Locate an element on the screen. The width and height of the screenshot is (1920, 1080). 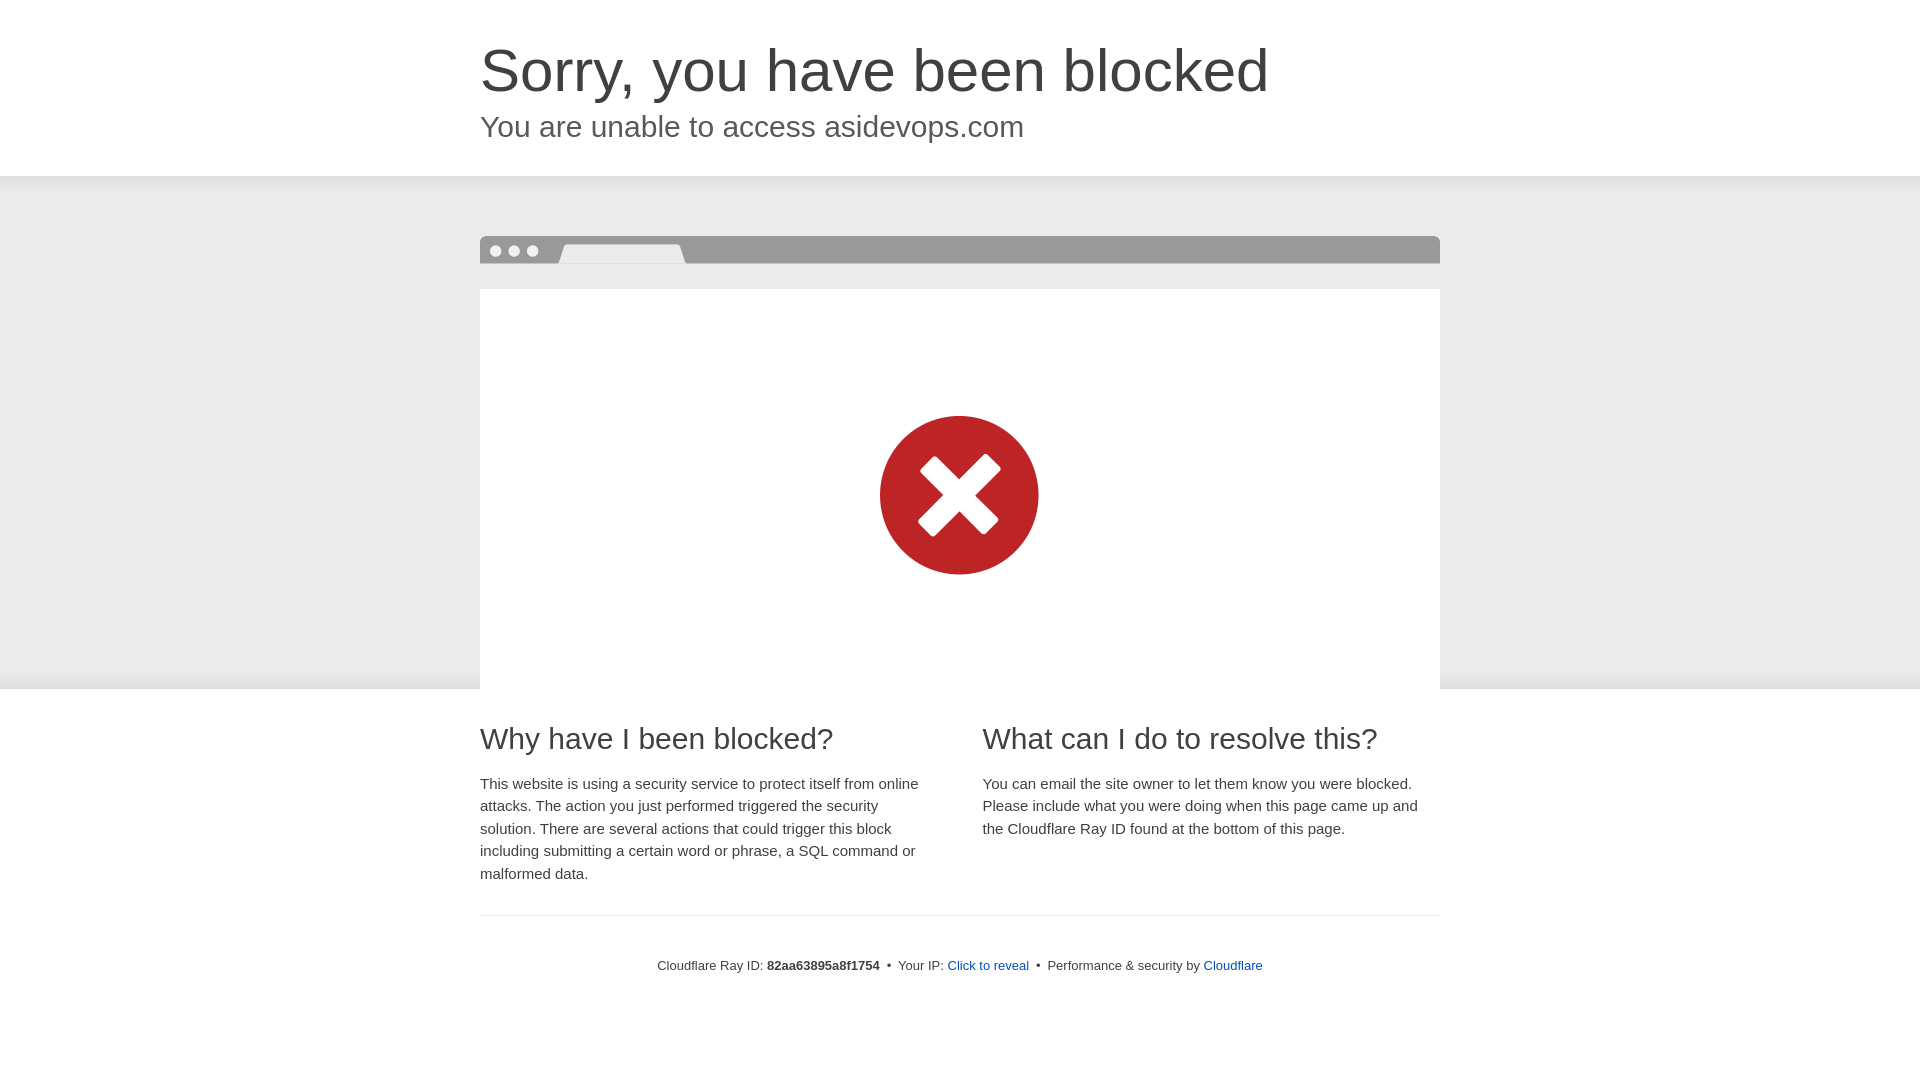
'Click to reveal' is located at coordinates (947, 964).